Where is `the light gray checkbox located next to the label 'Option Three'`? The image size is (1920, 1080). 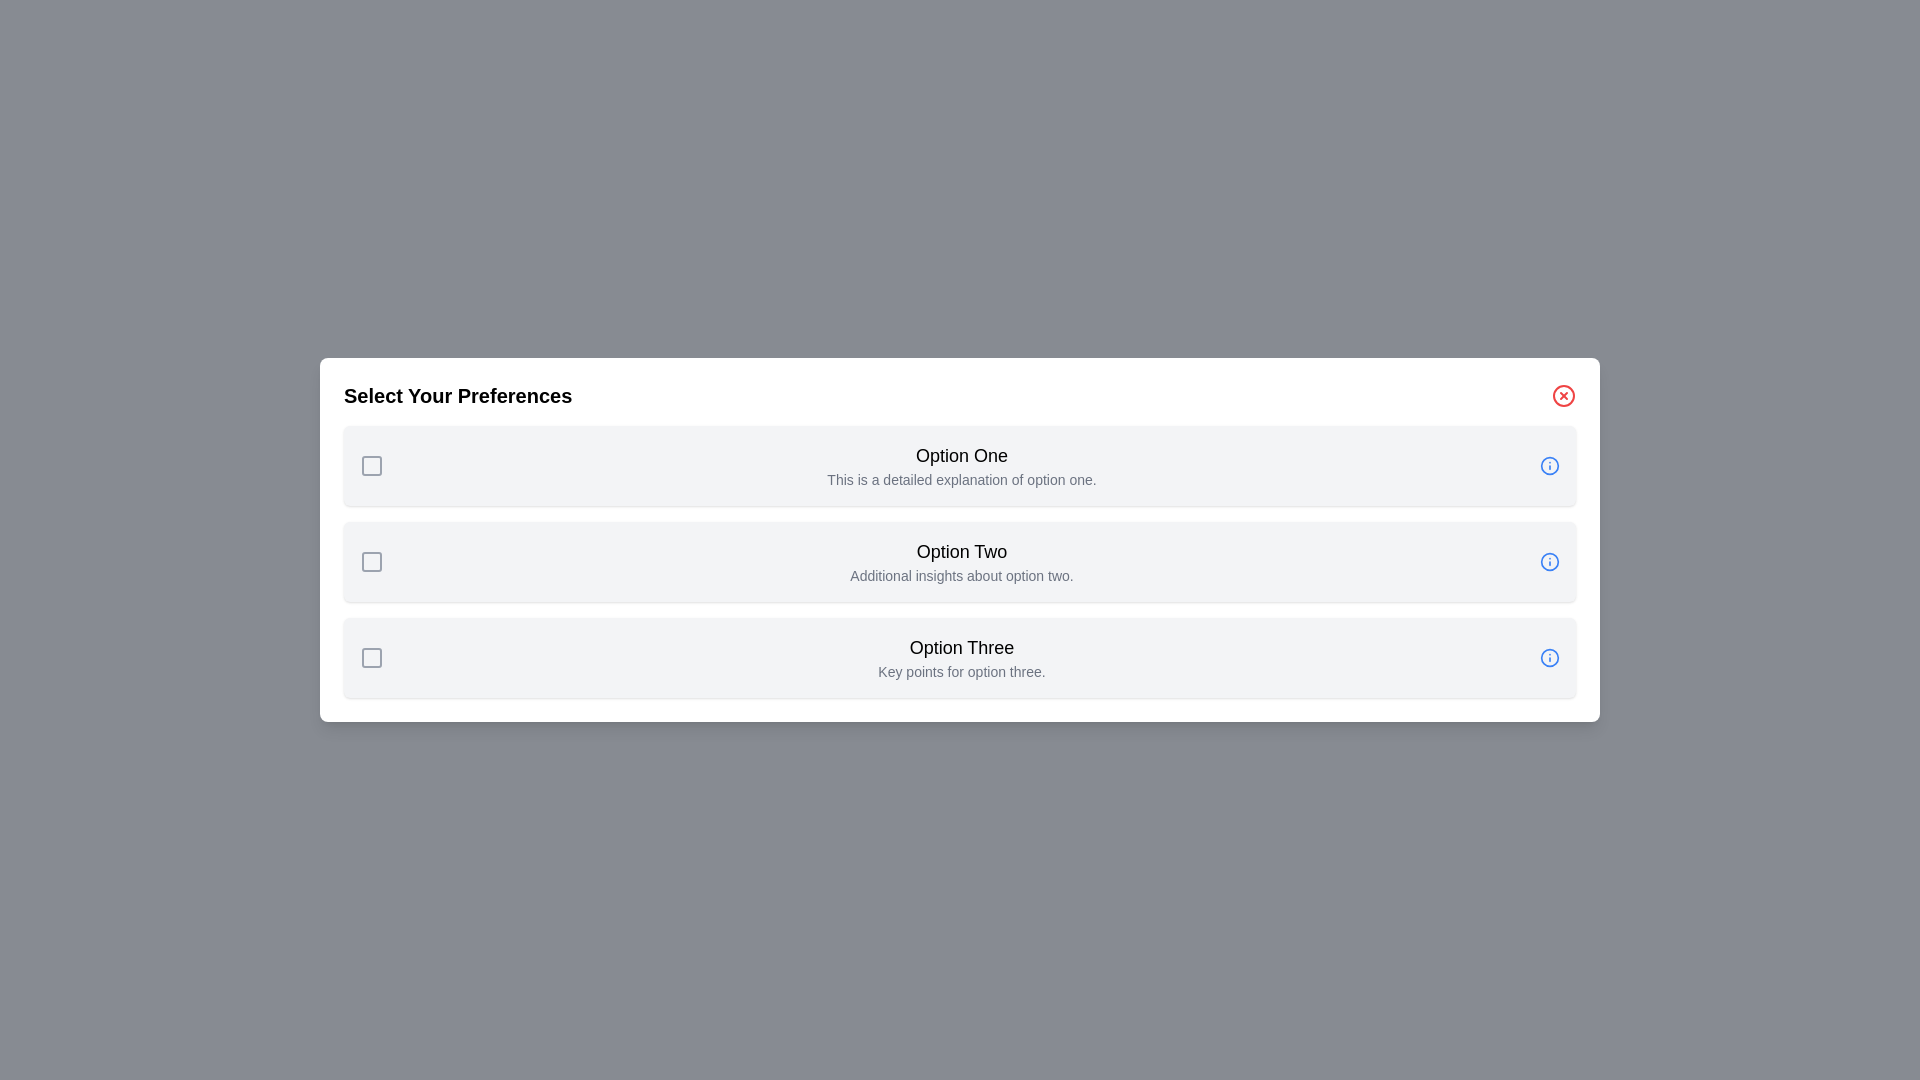 the light gray checkbox located next to the label 'Option Three' is located at coordinates (372, 658).